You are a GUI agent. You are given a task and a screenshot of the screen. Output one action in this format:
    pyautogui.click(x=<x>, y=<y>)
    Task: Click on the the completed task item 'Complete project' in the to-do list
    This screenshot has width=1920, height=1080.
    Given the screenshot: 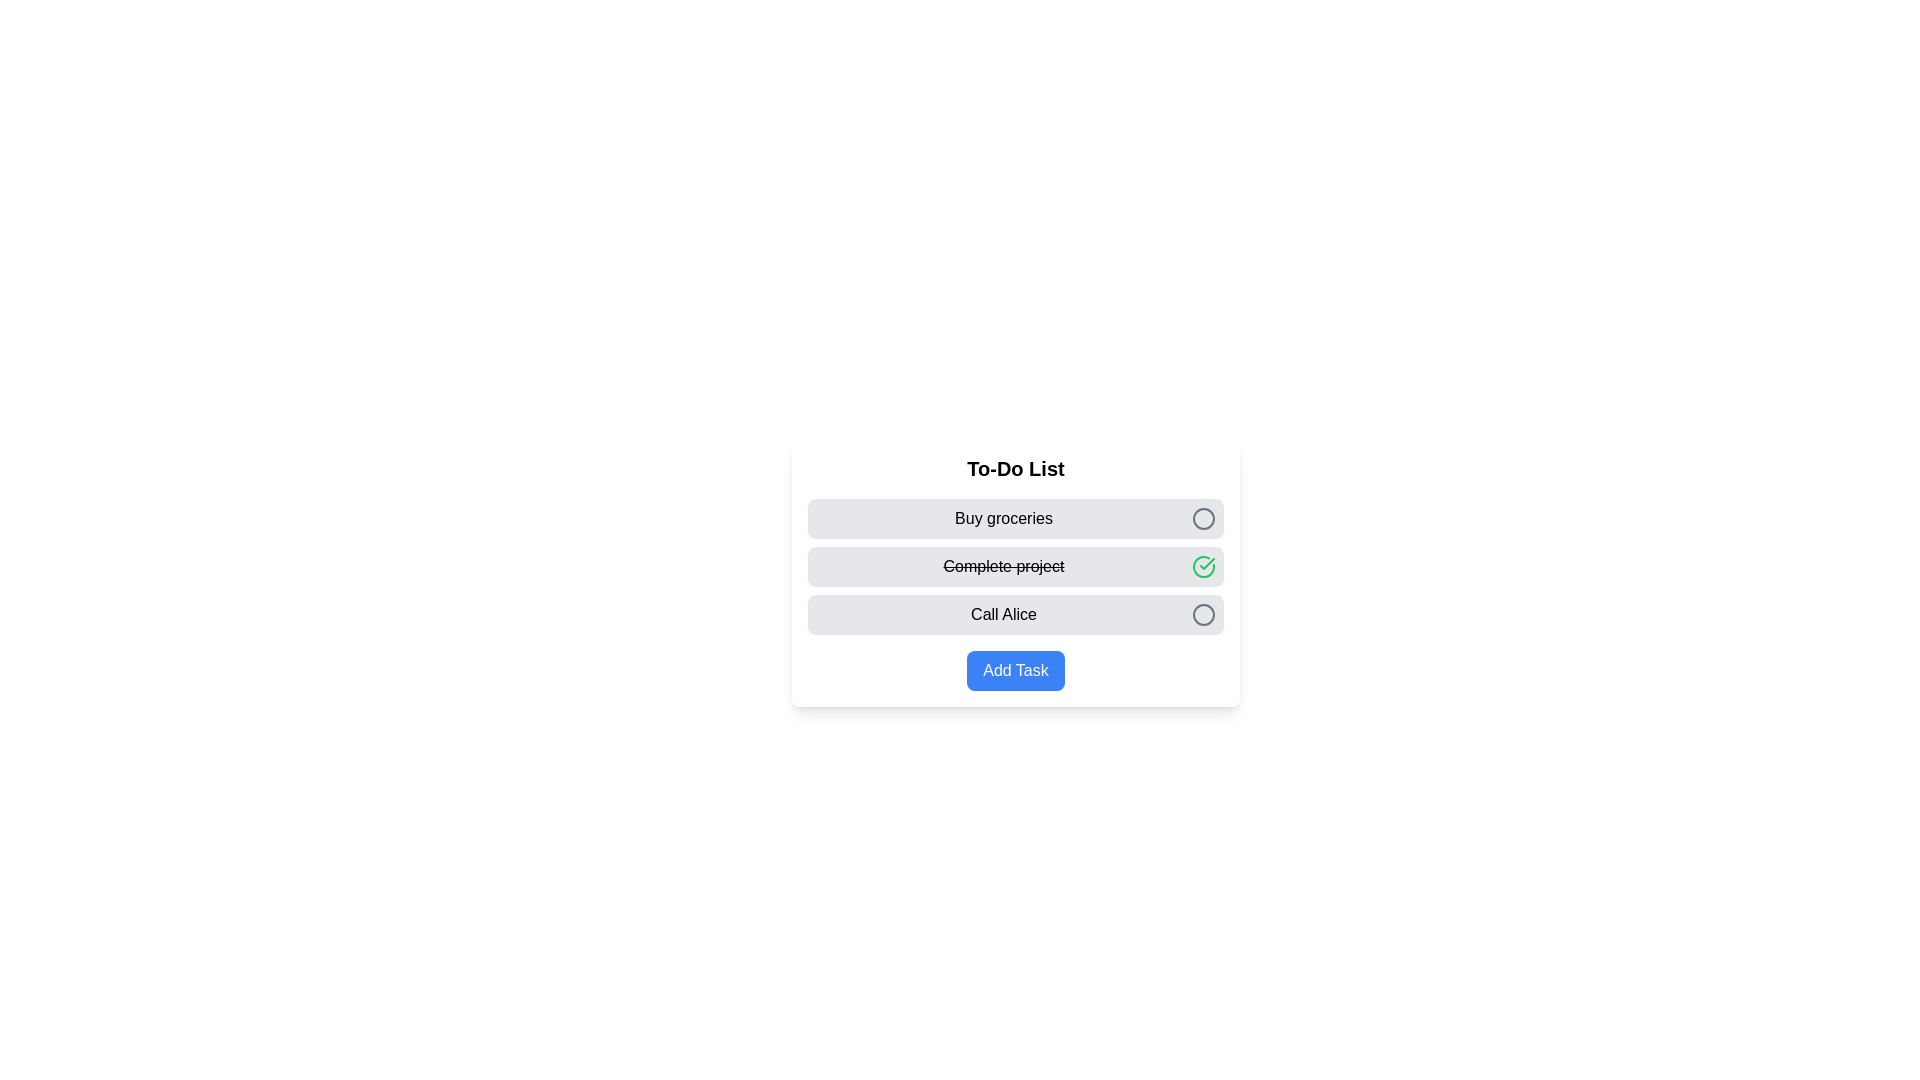 What is the action you would take?
    pyautogui.click(x=1016, y=573)
    